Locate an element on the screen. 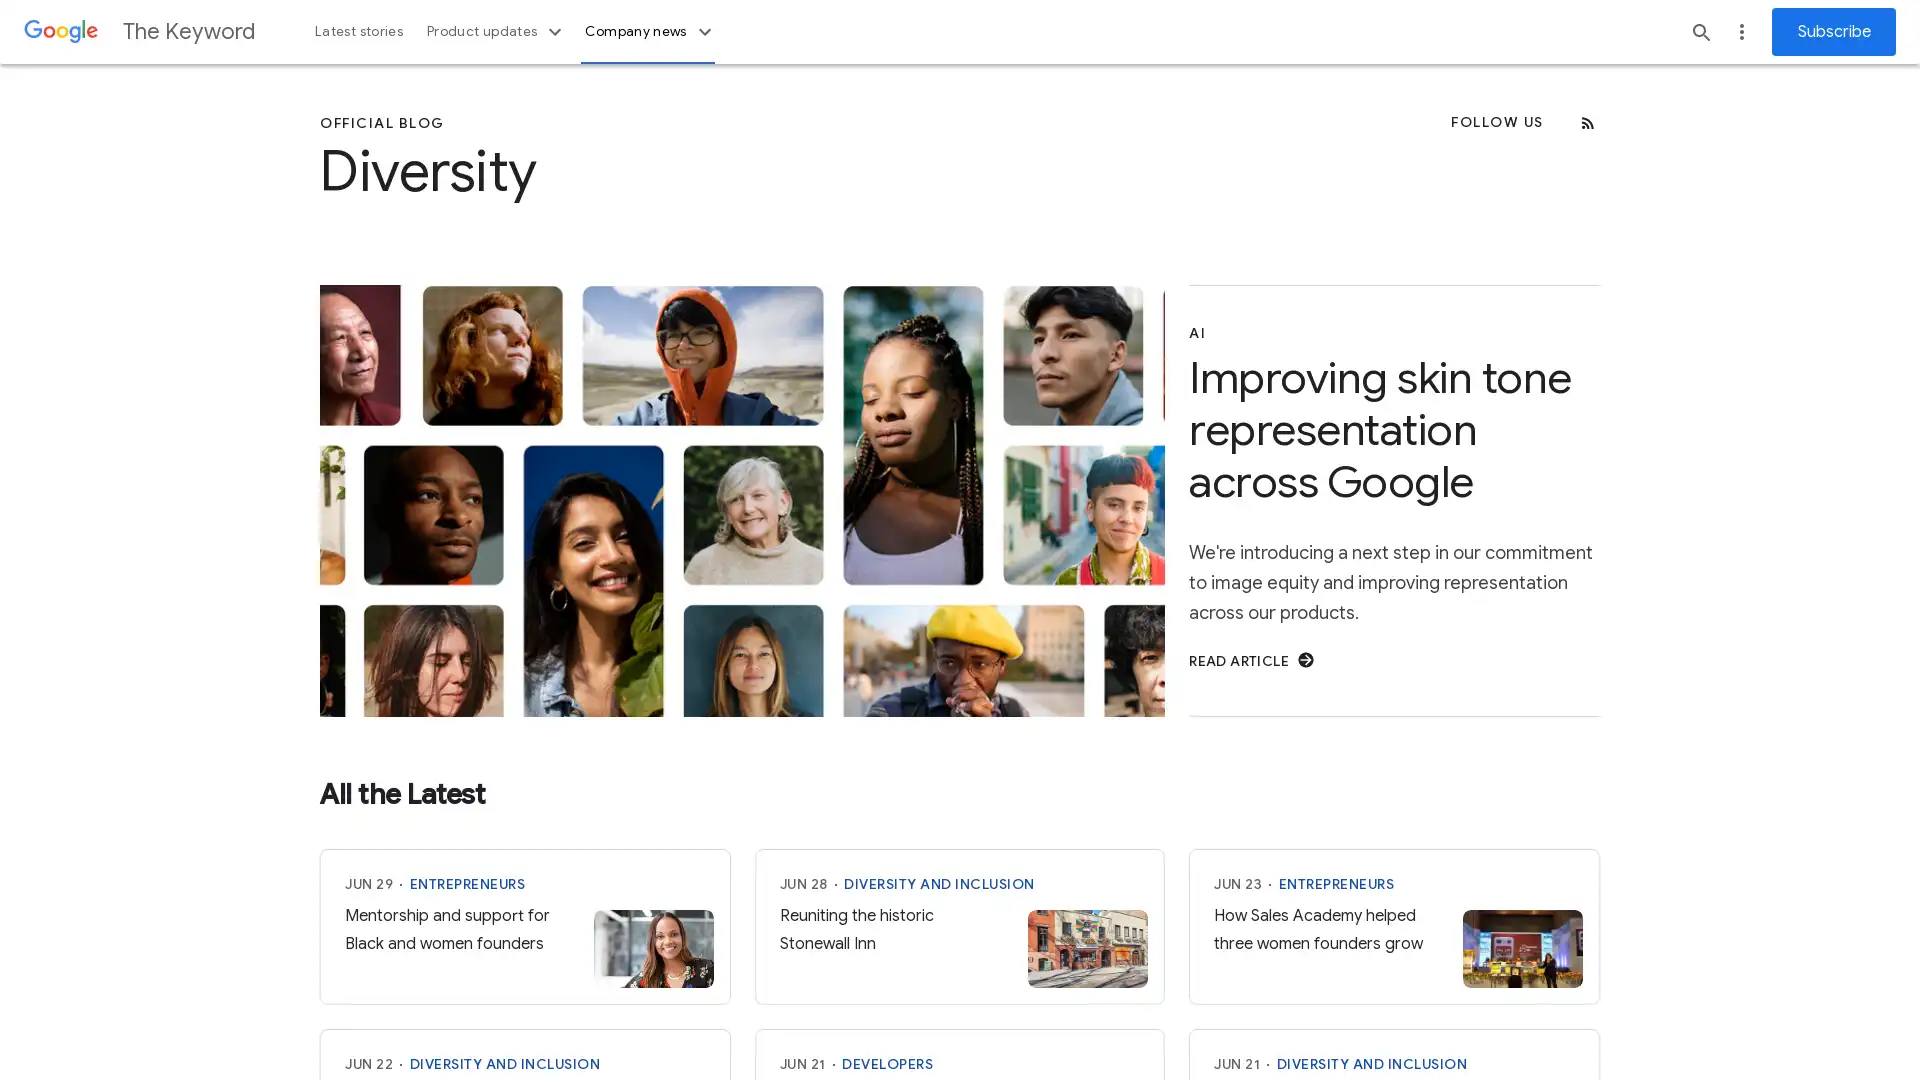 This screenshot has height=1080, width=1920. Newsletter subscribe is located at coordinates (1833, 31).